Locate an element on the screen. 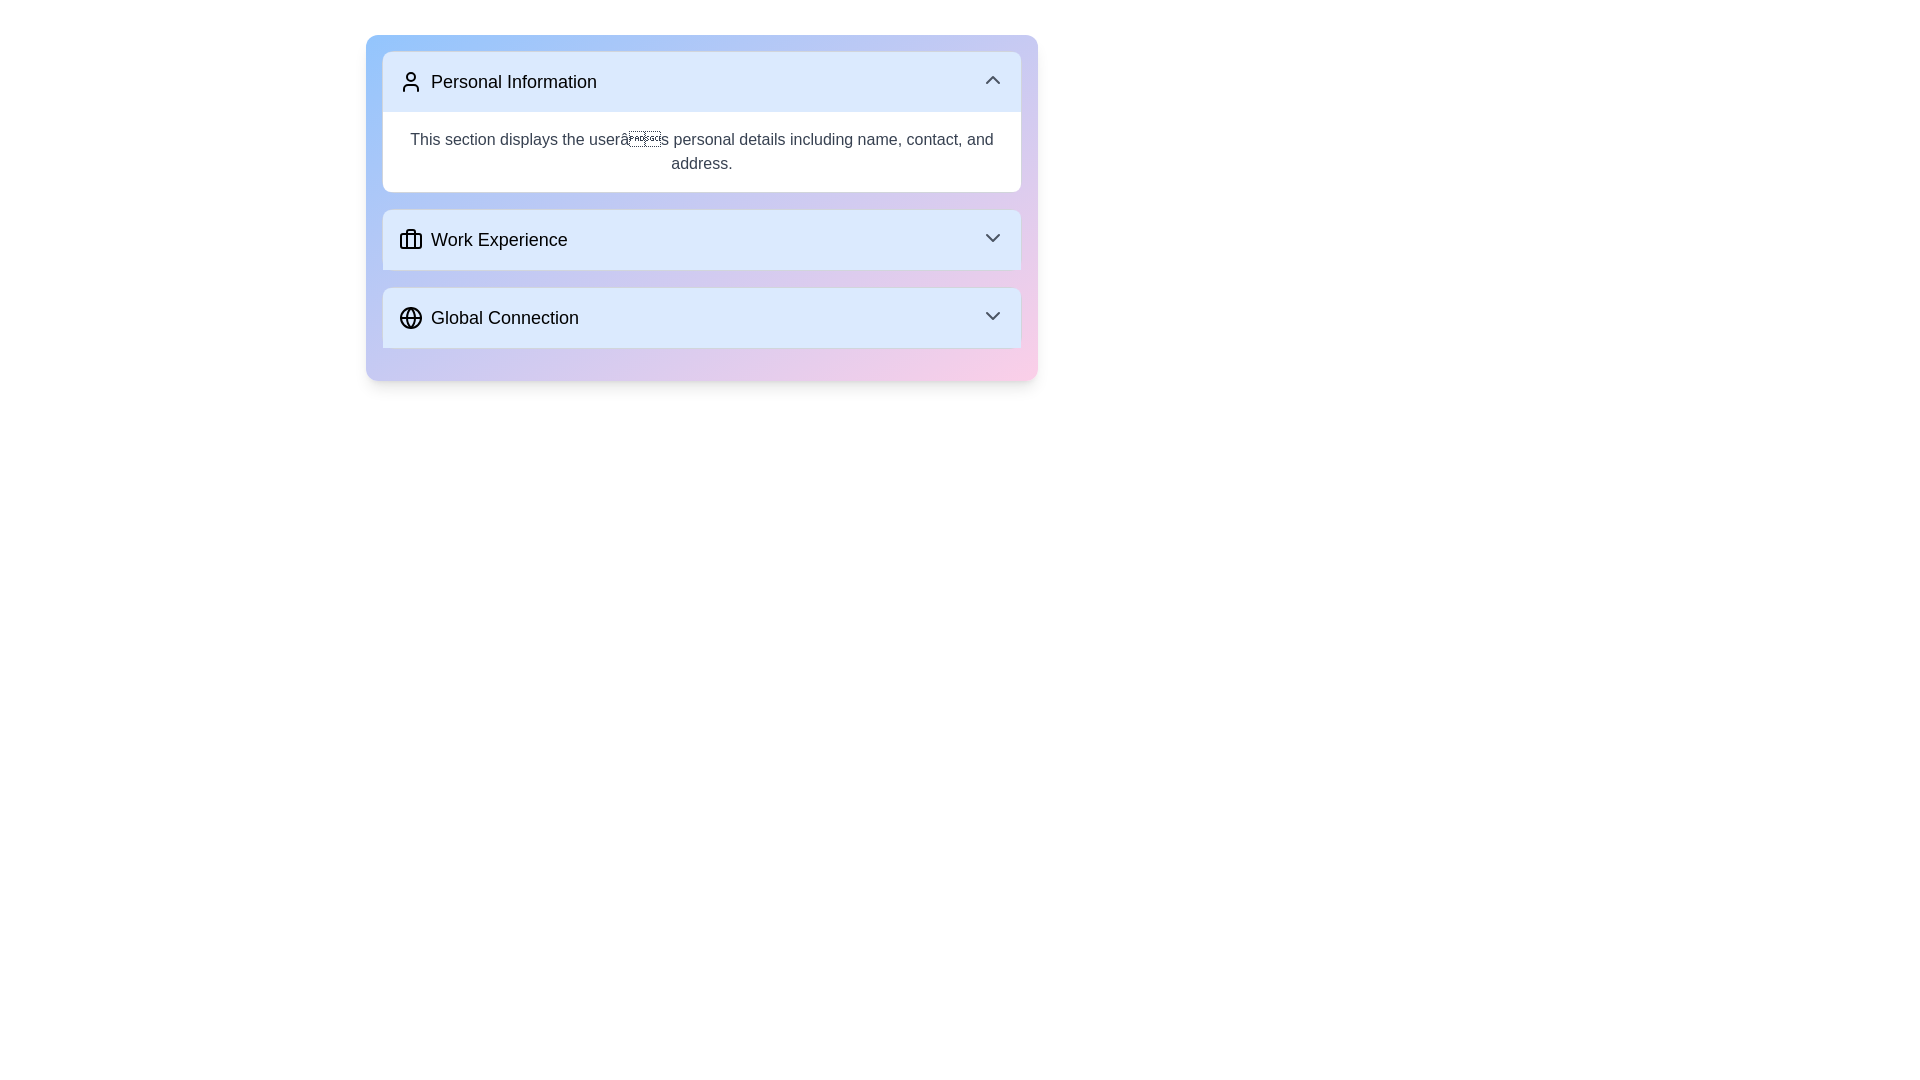 The height and width of the screenshot is (1080, 1920). text 'Personal Information' from the Label or Header with Icon, which features a user icon and is positioned at the top-left corner of a collapsible card-like section with a light blue background is located at coordinates (498, 80).